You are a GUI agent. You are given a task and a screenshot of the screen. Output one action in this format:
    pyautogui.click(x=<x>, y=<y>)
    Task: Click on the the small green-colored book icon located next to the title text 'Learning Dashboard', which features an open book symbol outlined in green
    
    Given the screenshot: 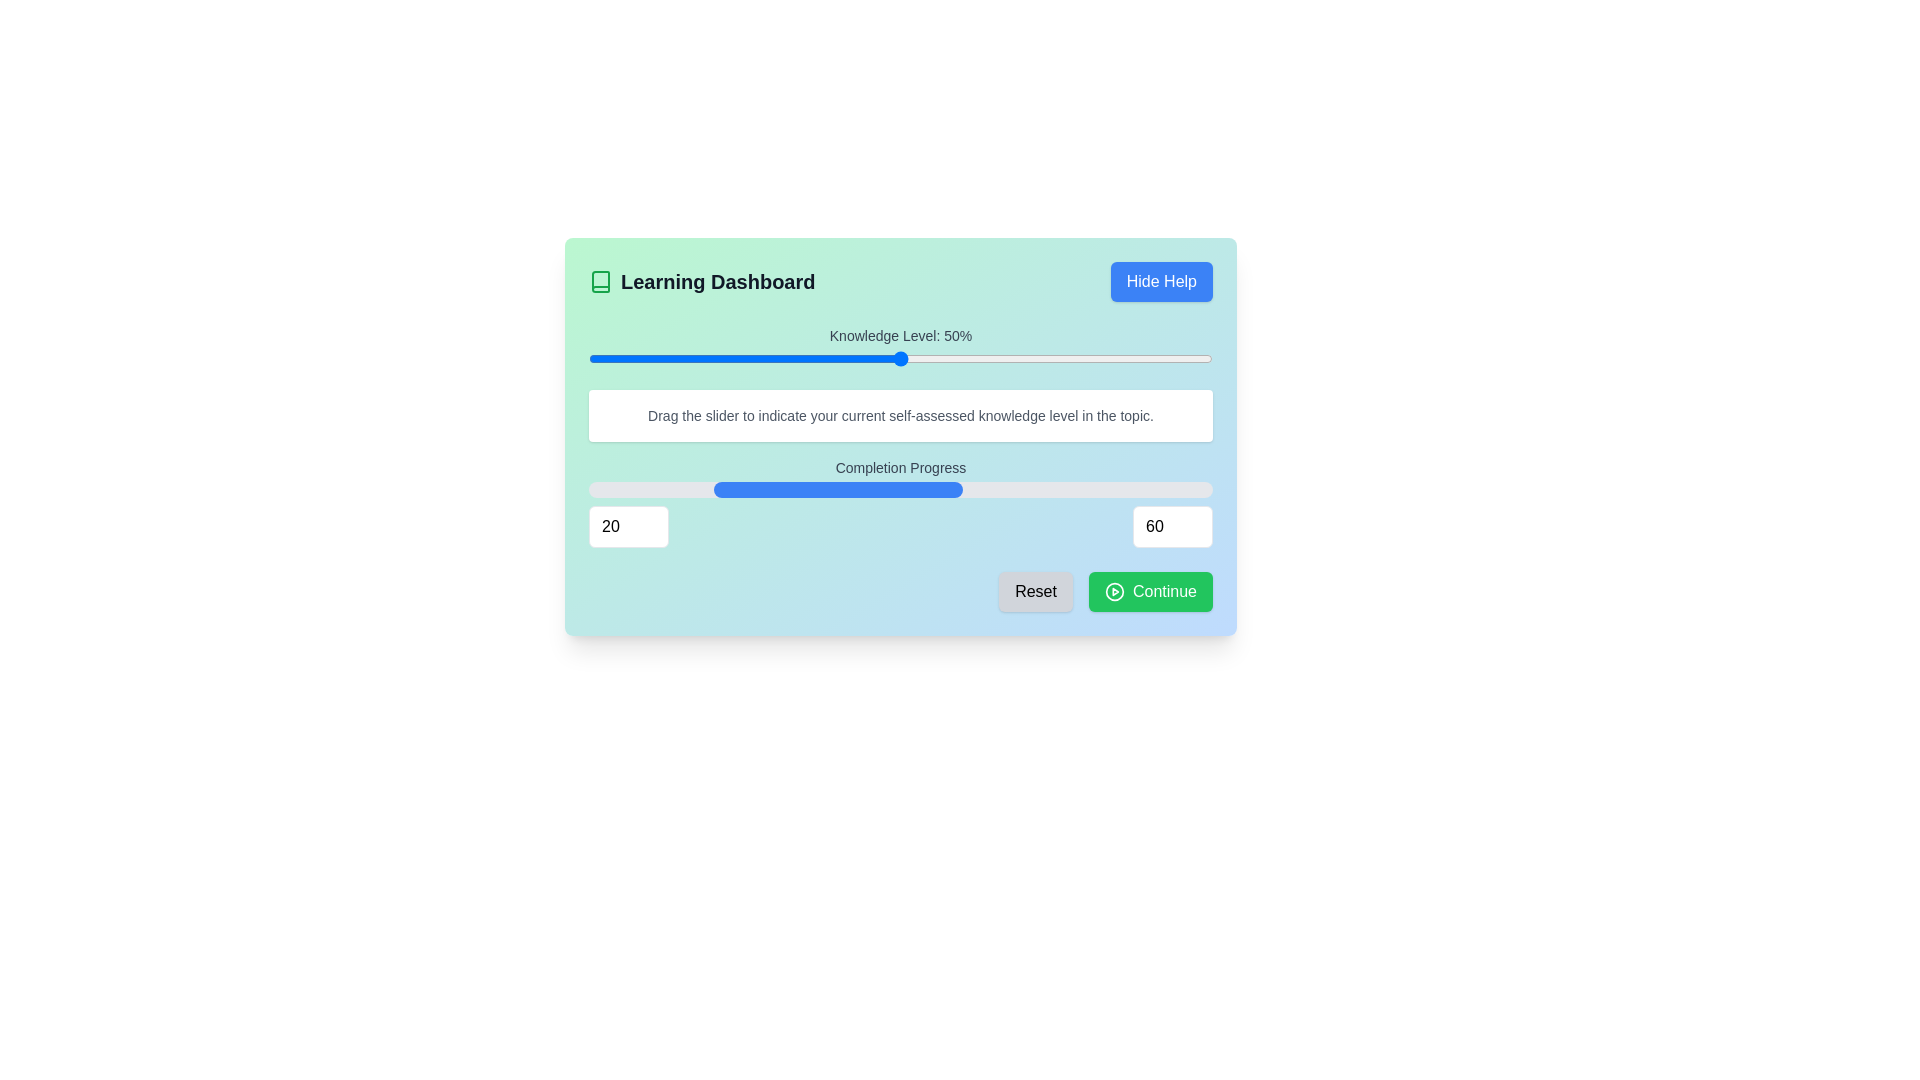 What is the action you would take?
    pyautogui.click(x=599, y=281)
    